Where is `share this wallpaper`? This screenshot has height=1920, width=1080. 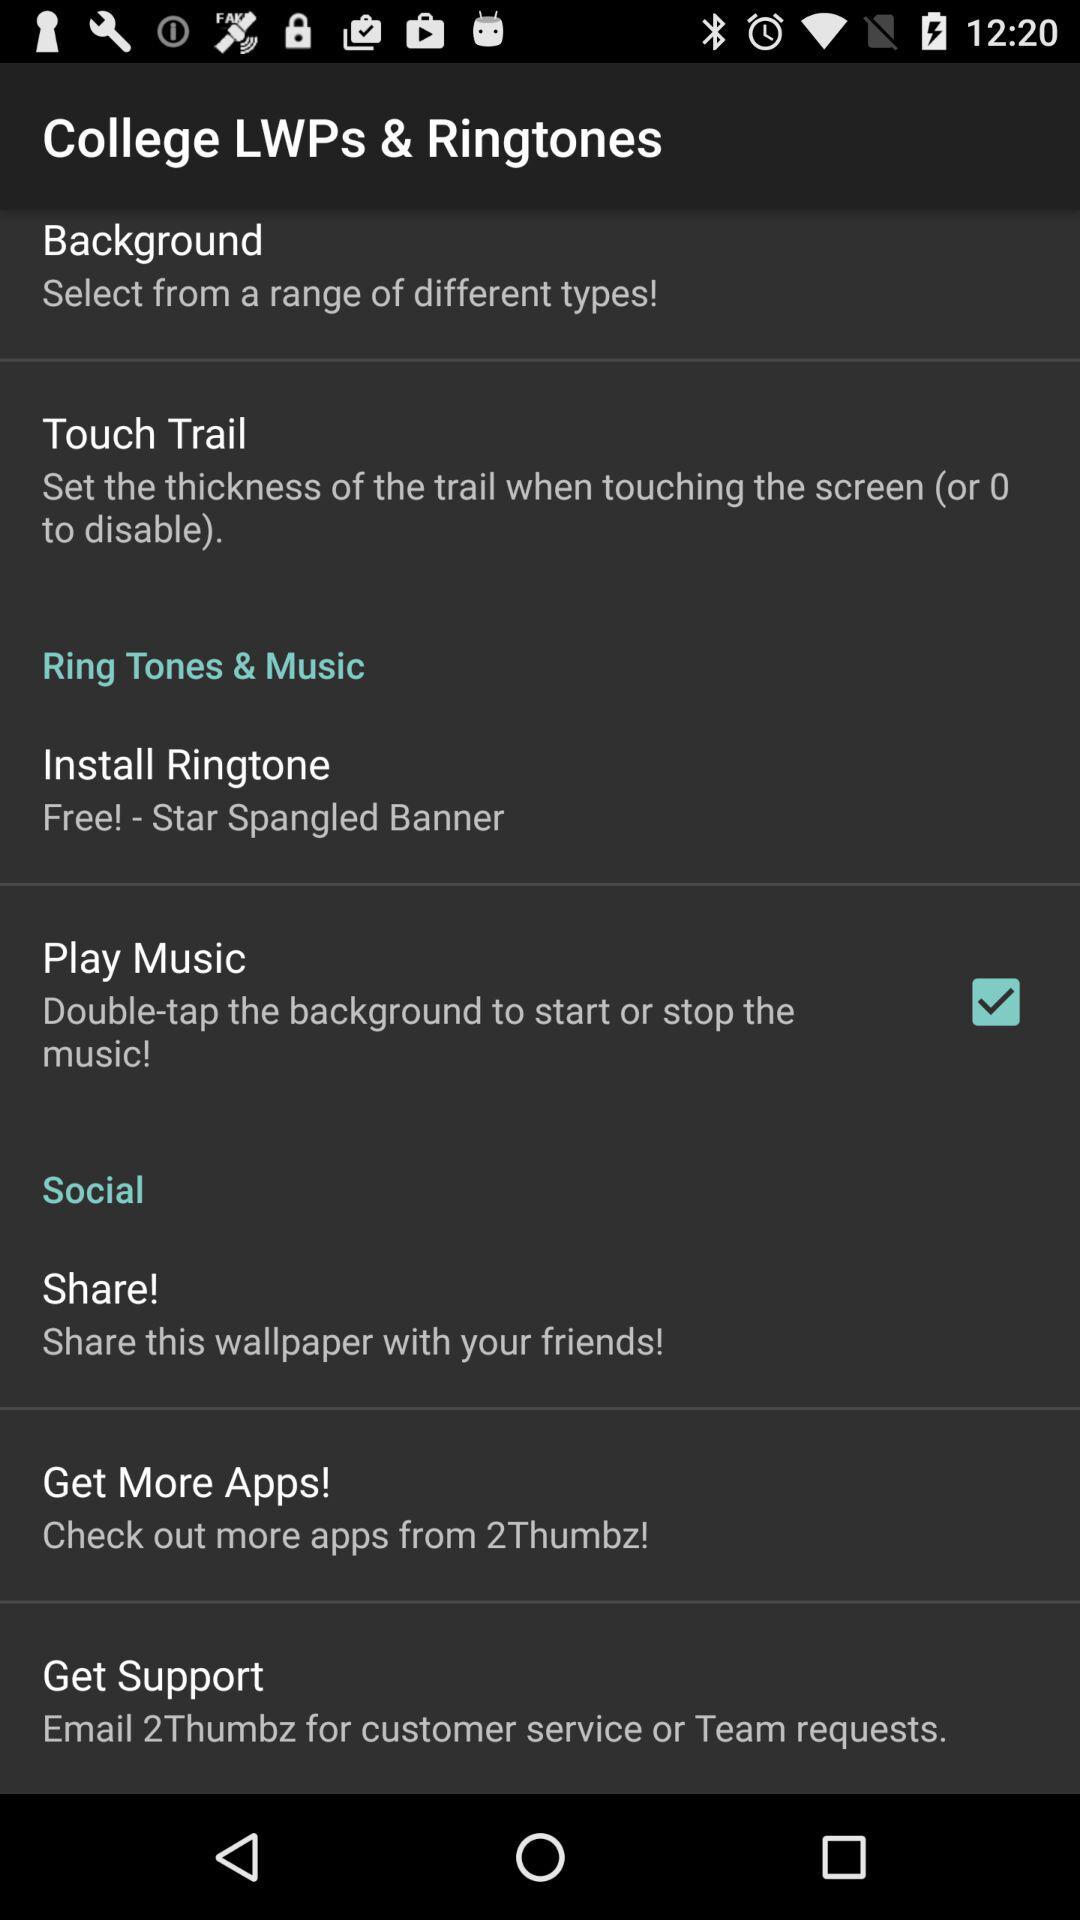 share this wallpaper is located at coordinates (352, 1340).